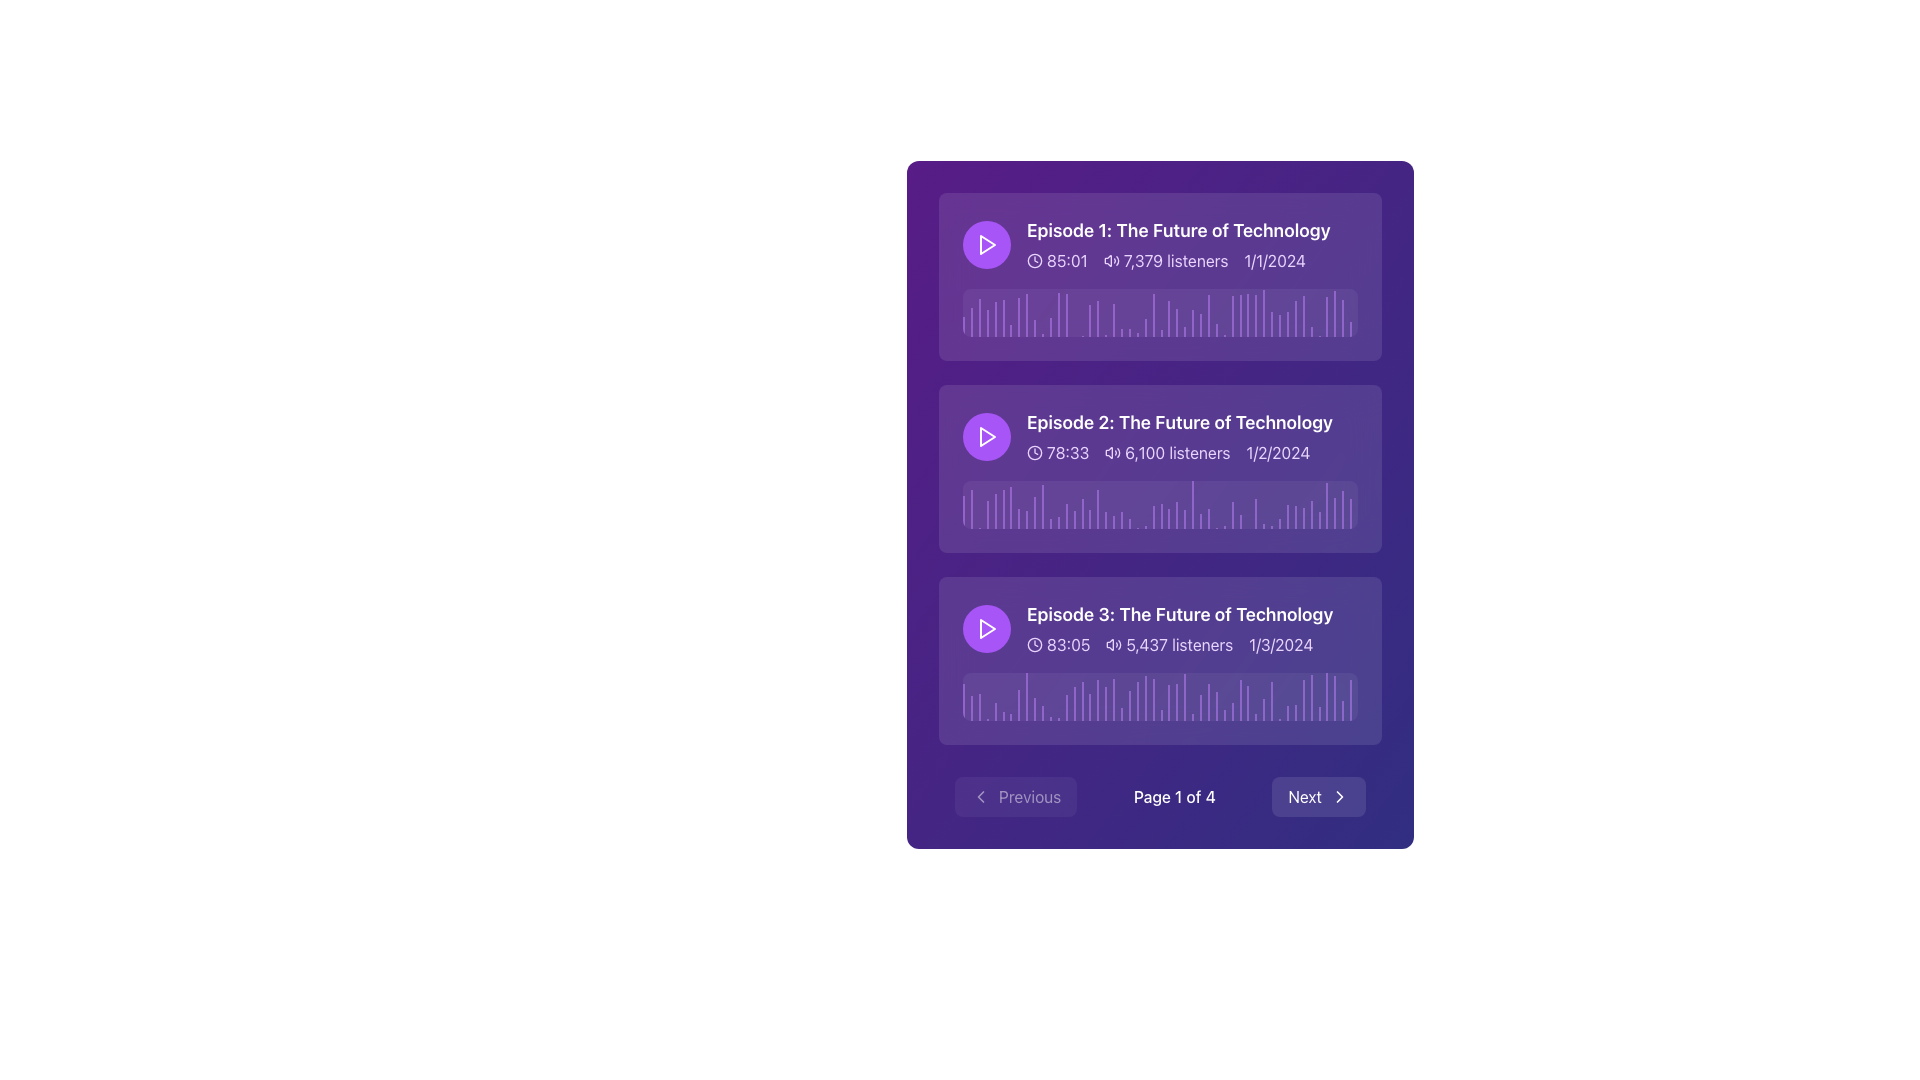 The image size is (1920, 1080). Describe the element at coordinates (1180, 627) in the screenshot. I see `information displayed in the static text block titled 'Episode 3: The Future of Technology', which includes duration, listener count, and release date` at that location.